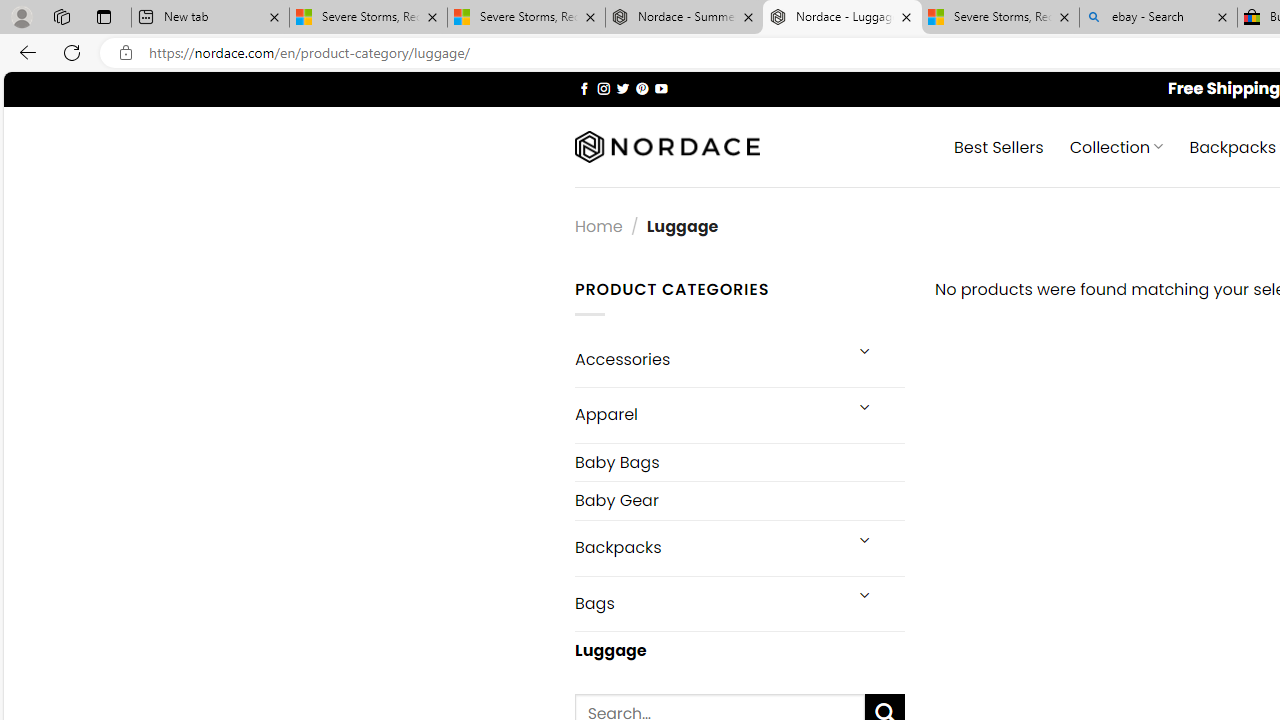 The height and width of the screenshot is (720, 1280). What do you see at coordinates (999, 145) in the screenshot?
I see `' Best Sellers'` at bounding box center [999, 145].